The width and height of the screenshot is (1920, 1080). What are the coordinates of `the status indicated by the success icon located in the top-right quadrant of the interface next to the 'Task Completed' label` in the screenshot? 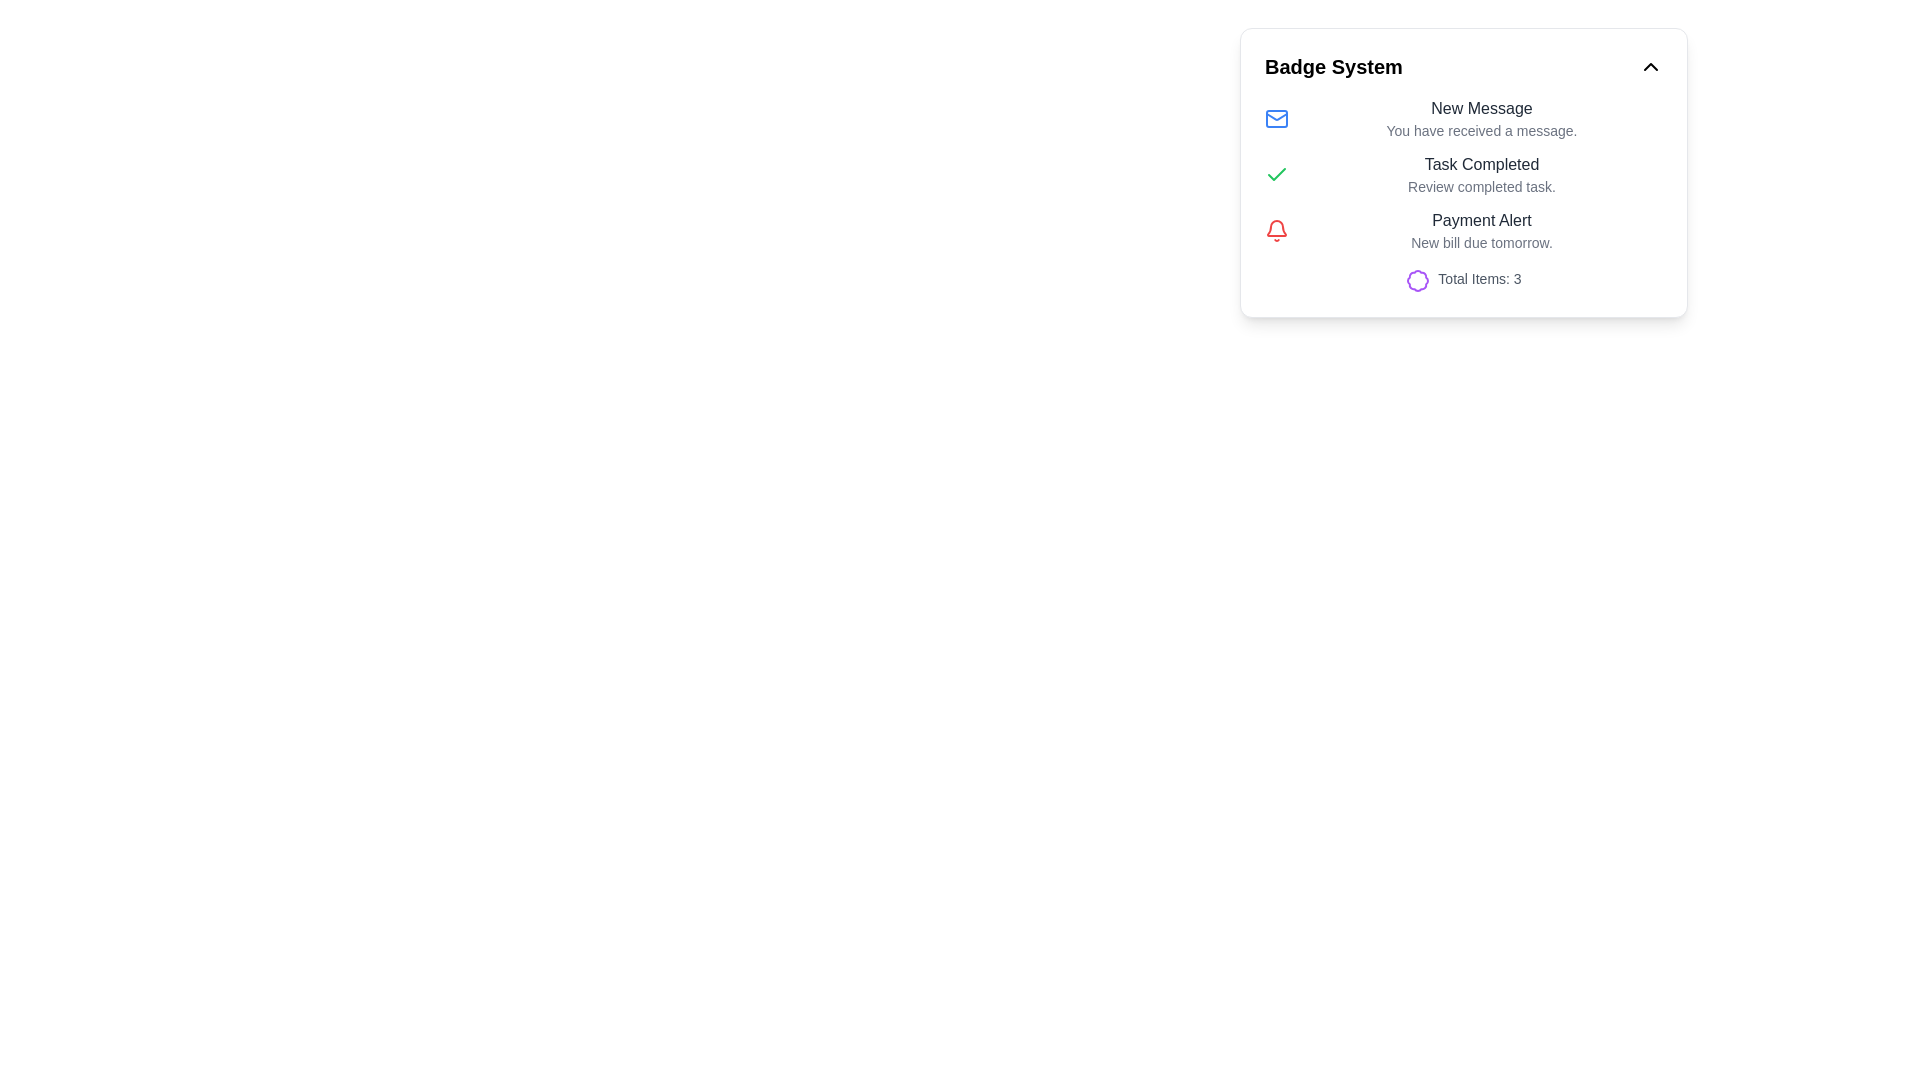 It's located at (1275, 173).